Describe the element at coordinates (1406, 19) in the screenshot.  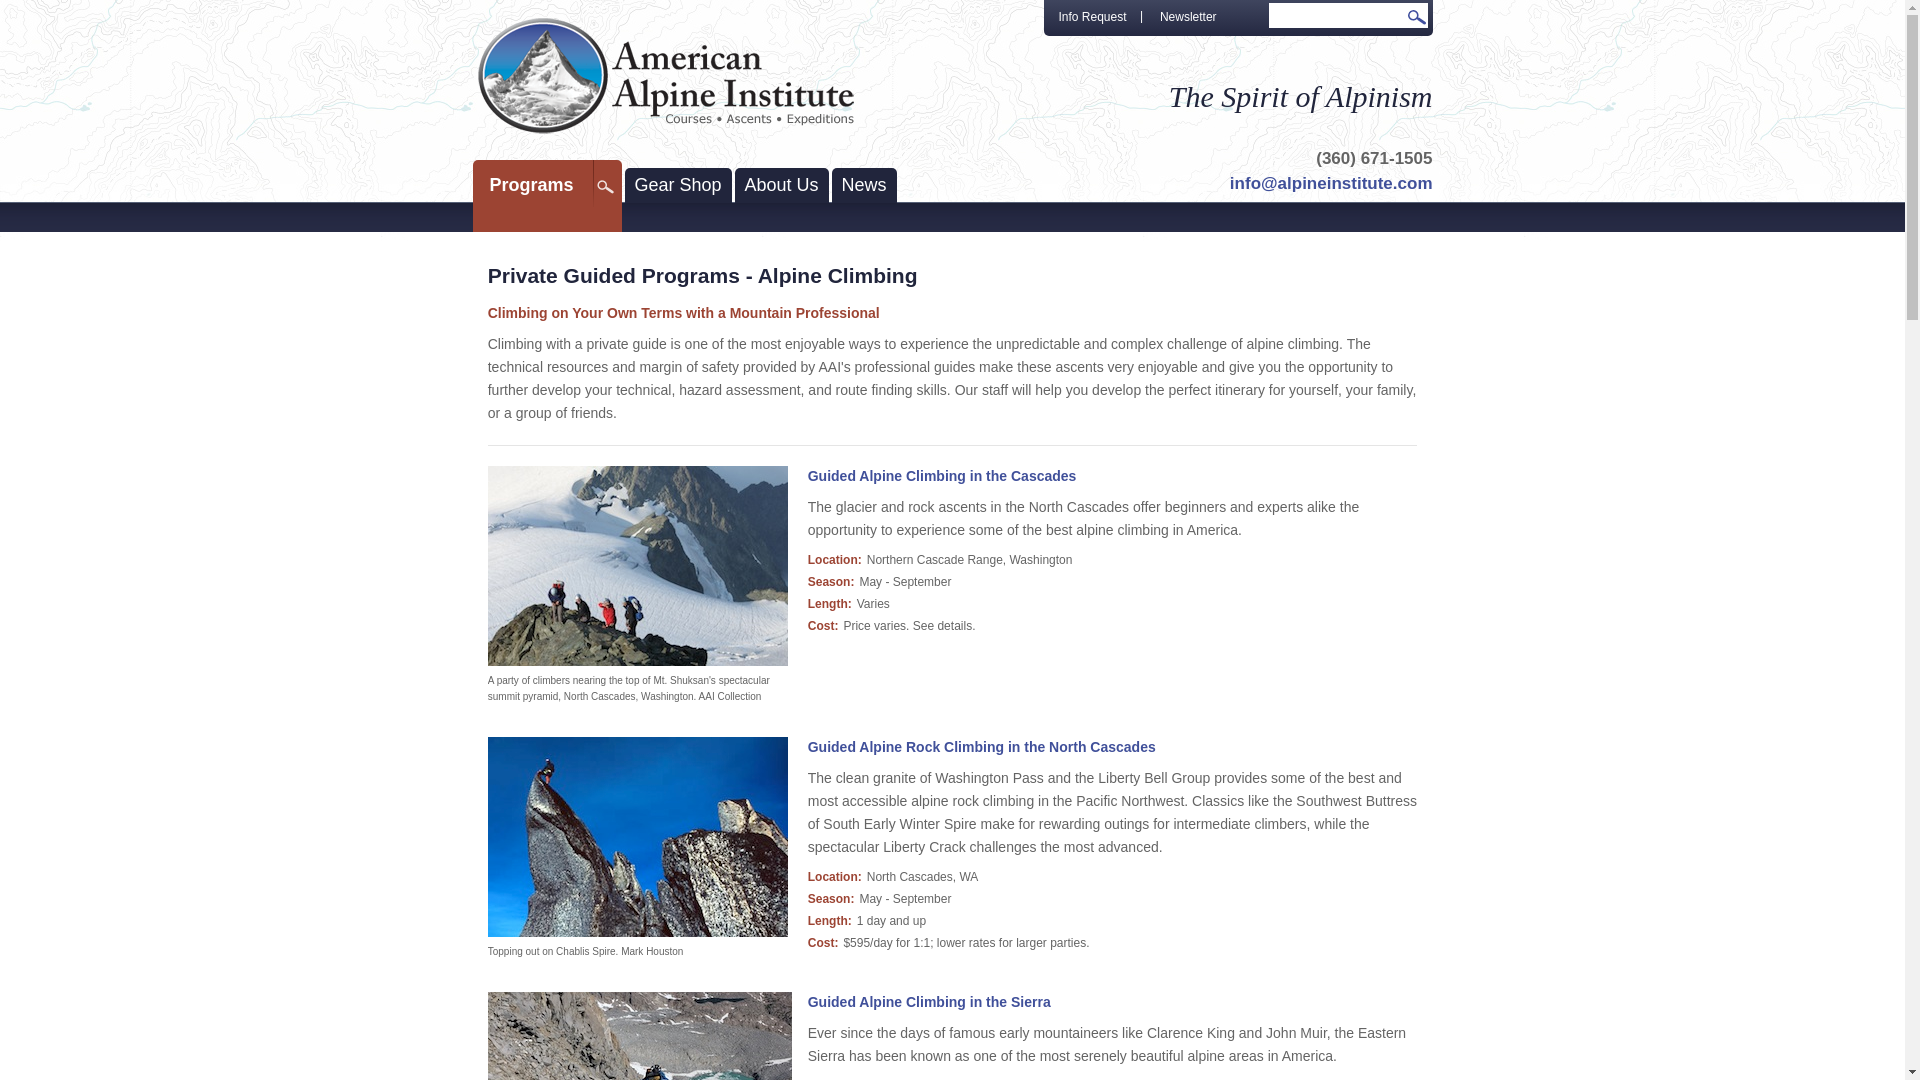
I see `'Go'` at that location.